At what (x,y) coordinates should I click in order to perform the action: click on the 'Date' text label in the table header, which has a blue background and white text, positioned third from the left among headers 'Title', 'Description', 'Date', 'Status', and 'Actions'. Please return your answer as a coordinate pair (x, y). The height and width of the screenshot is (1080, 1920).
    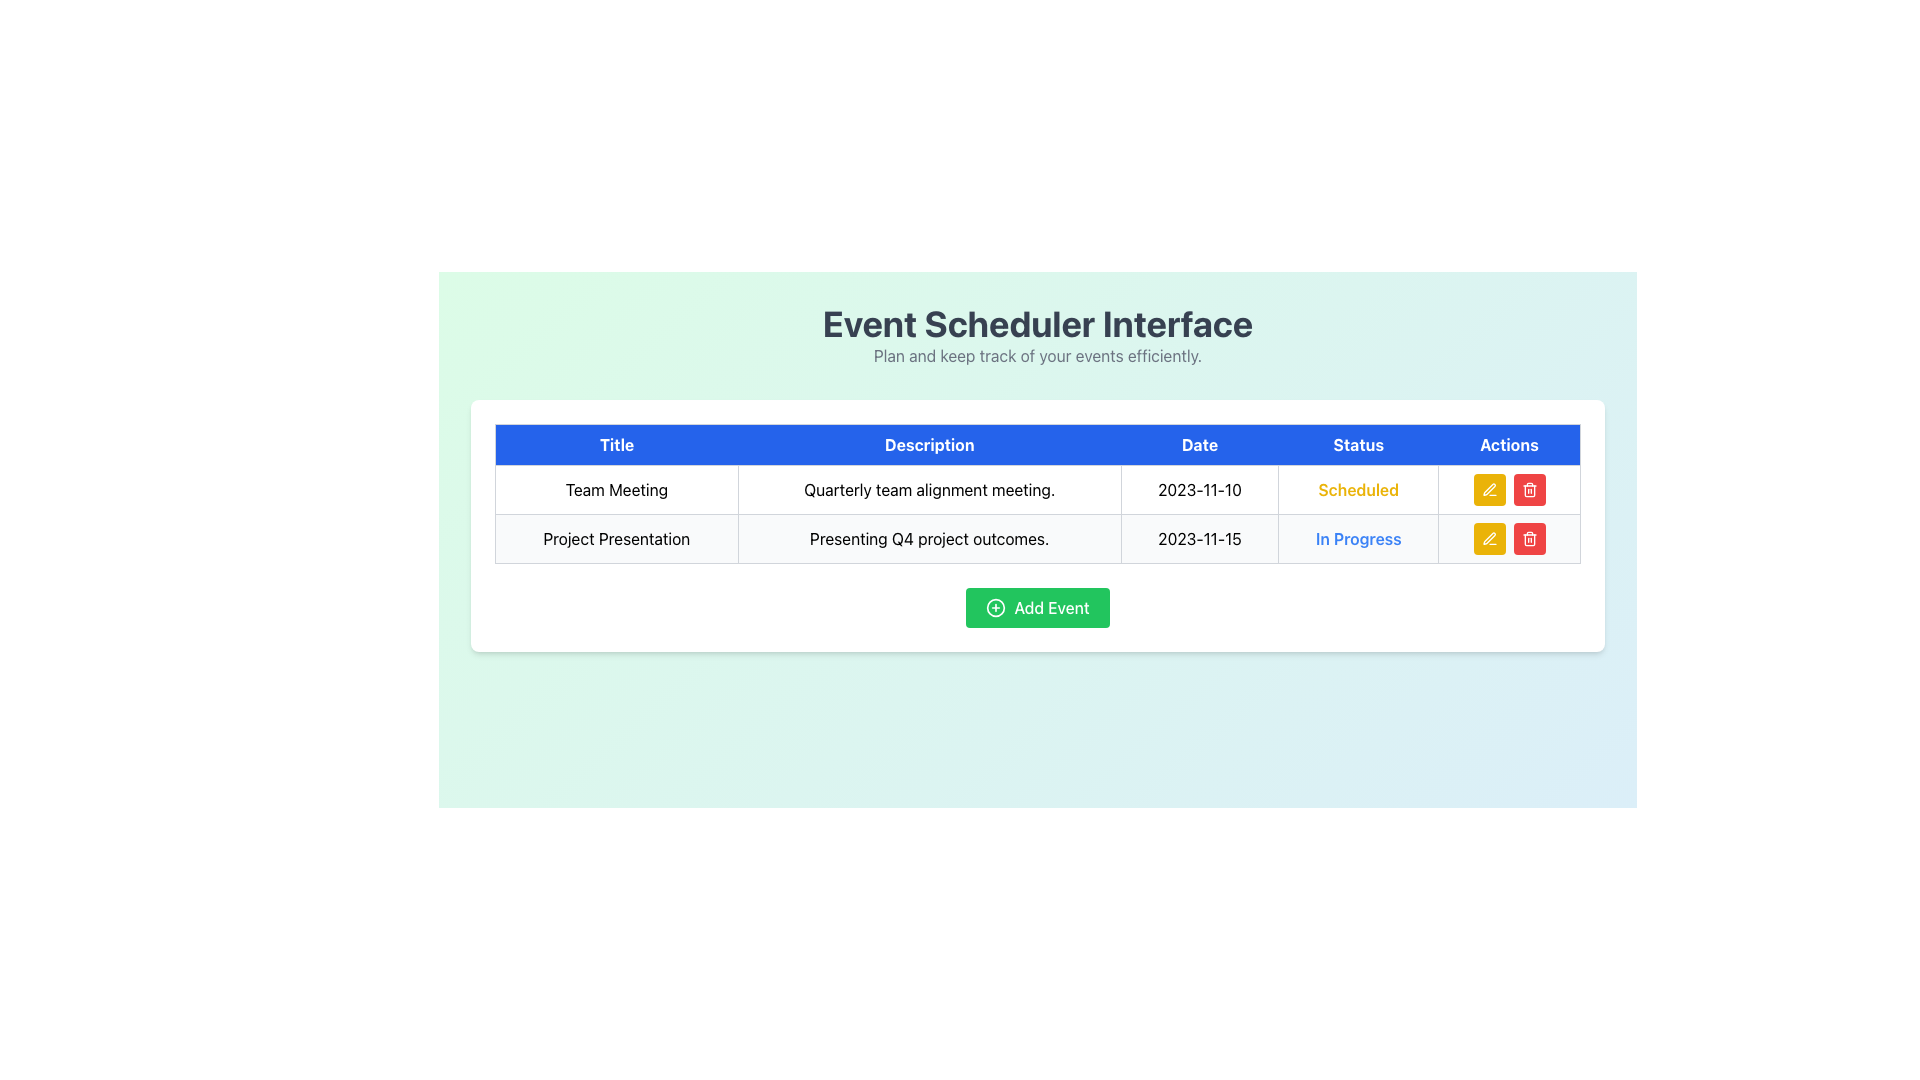
    Looking at the image, I should click on (1200, 443).